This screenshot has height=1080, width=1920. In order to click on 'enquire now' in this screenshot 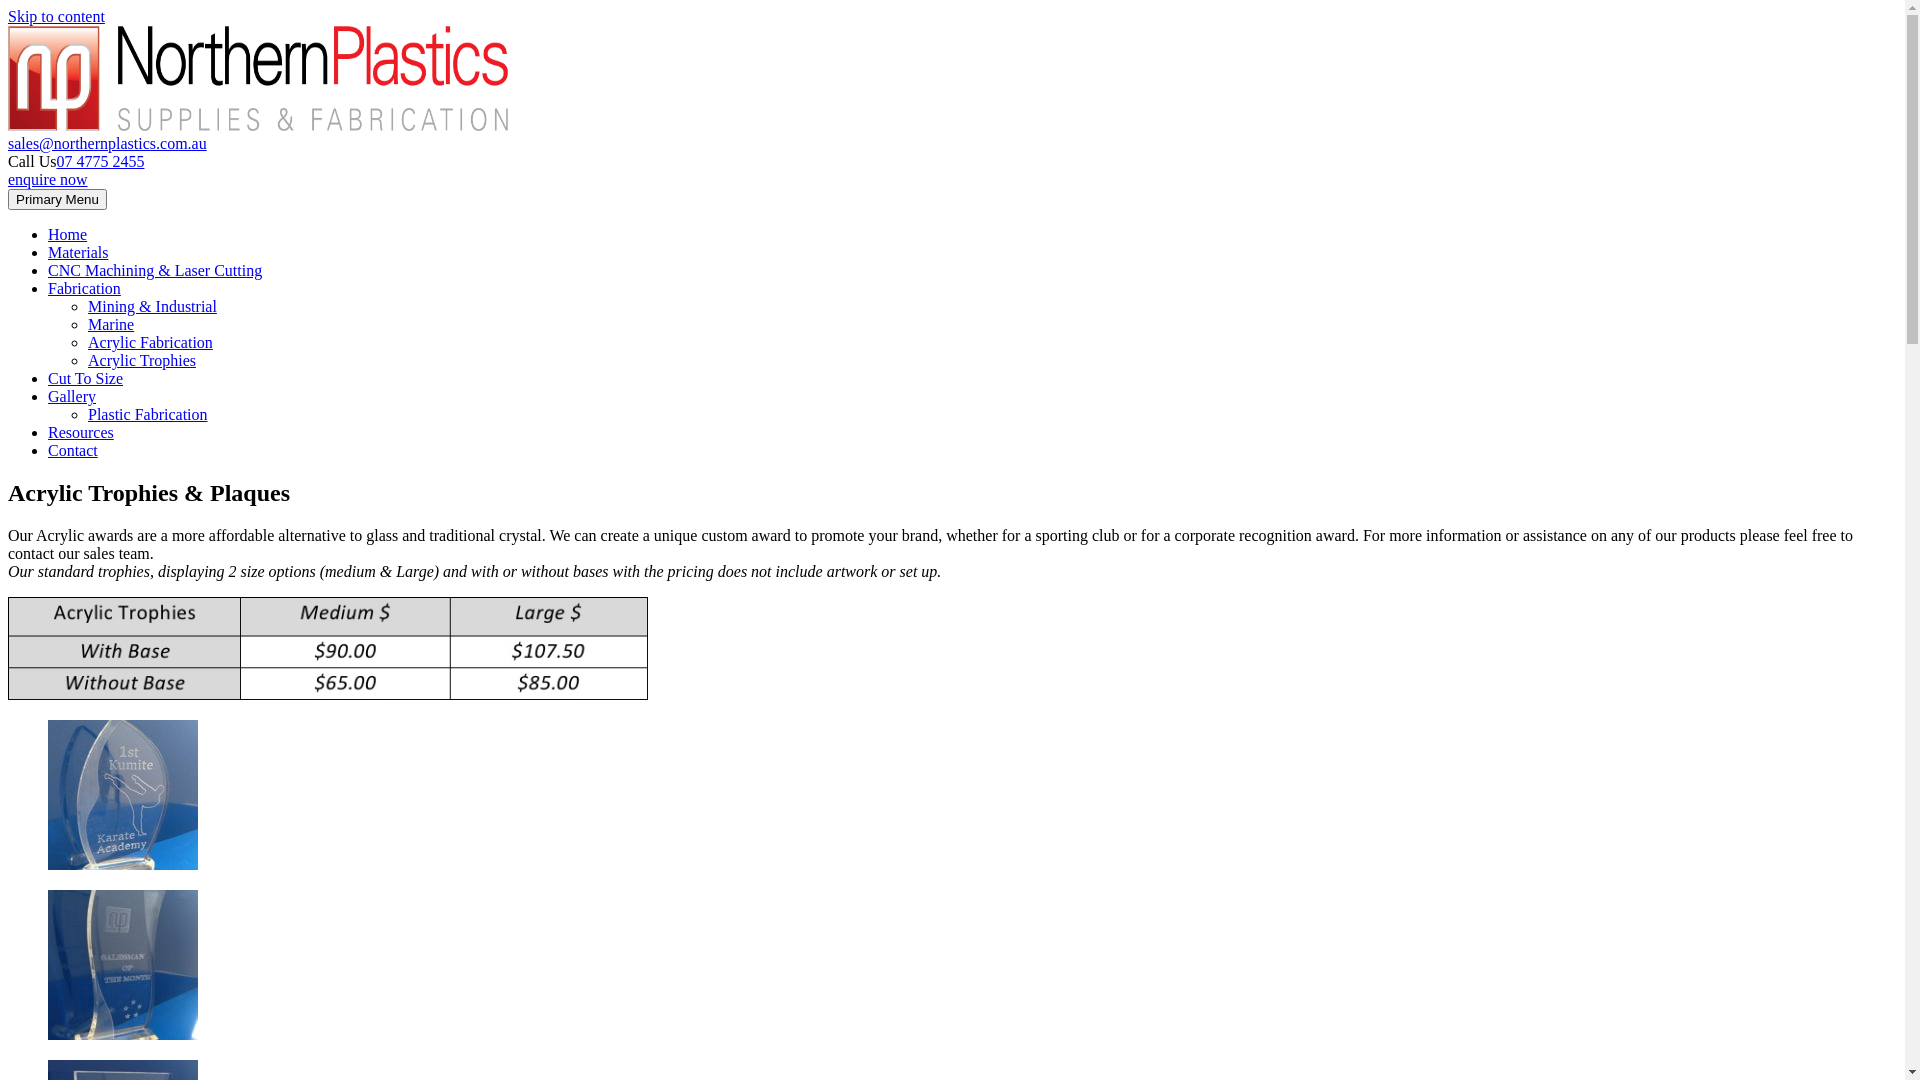, I will do `click(48, 178)`.